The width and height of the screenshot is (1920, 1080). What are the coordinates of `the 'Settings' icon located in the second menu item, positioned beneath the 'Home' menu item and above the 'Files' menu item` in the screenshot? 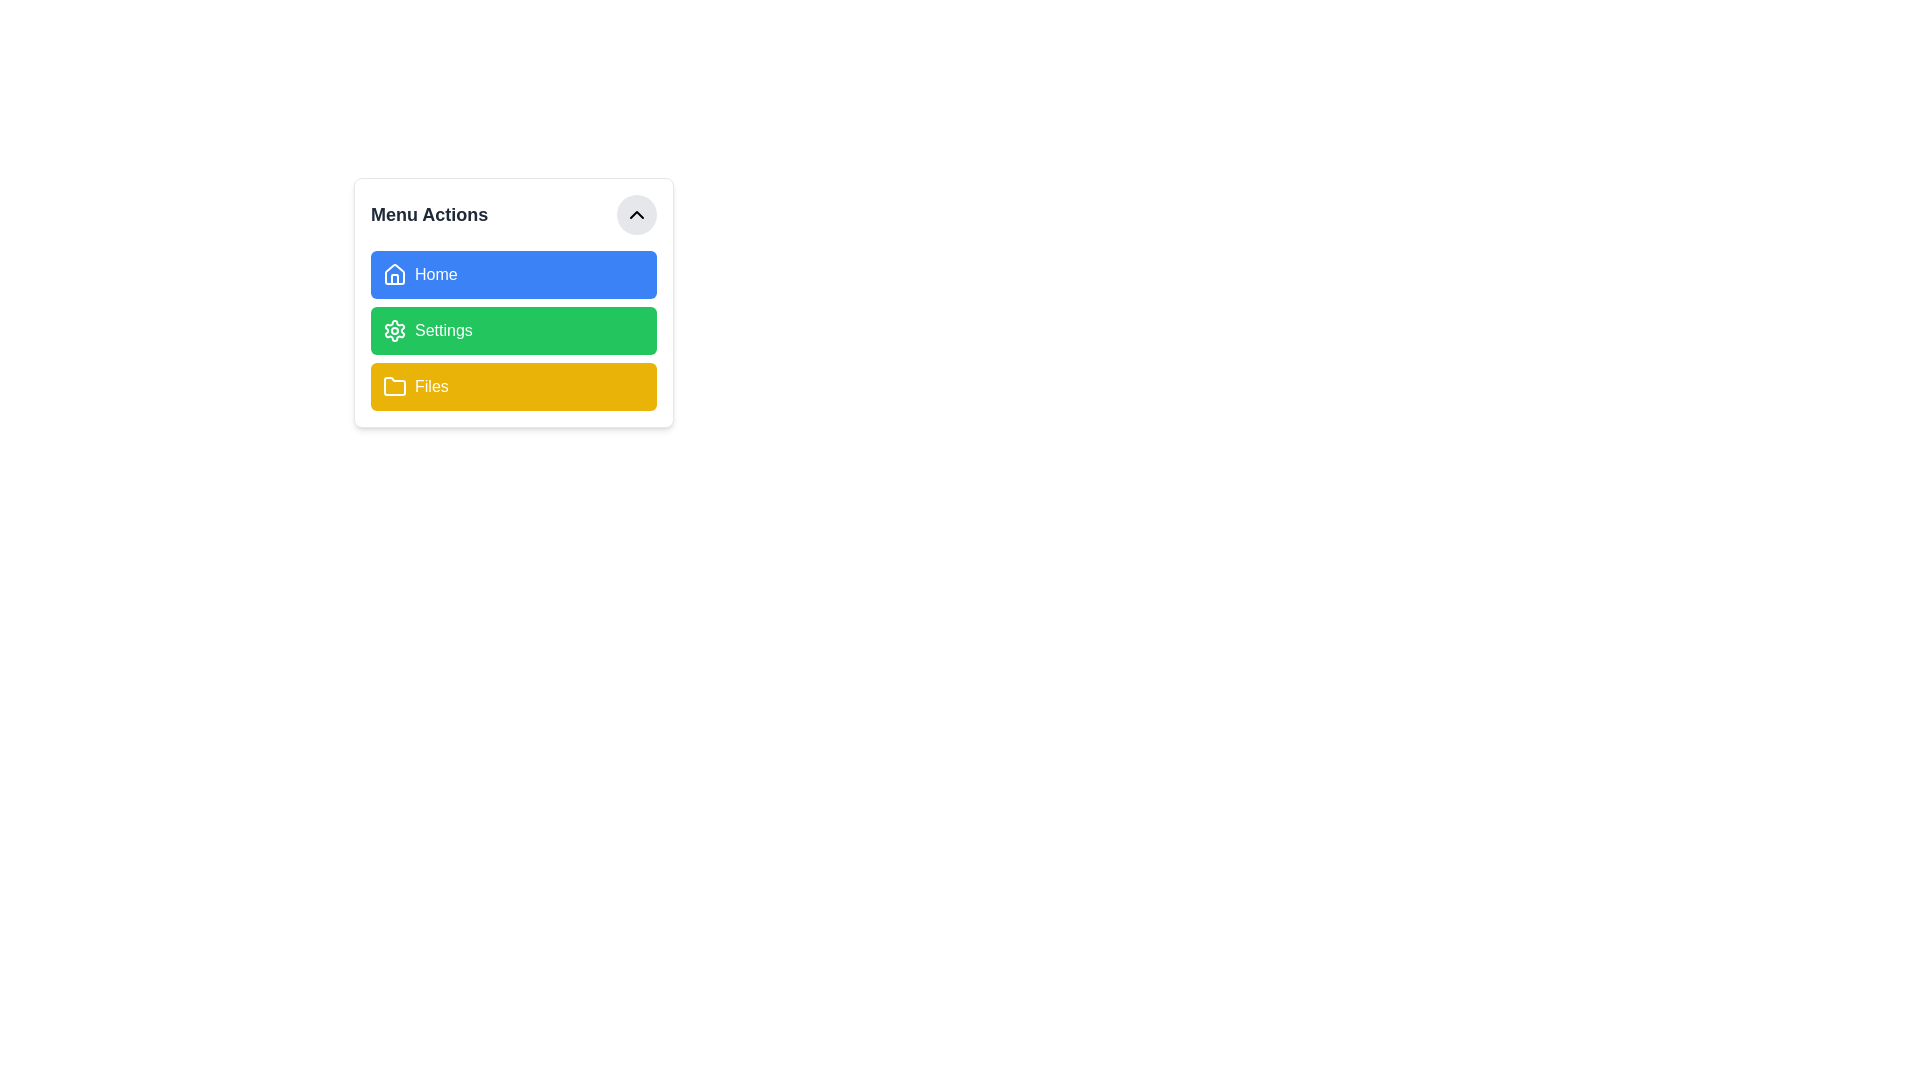 It's located at (394, 330).